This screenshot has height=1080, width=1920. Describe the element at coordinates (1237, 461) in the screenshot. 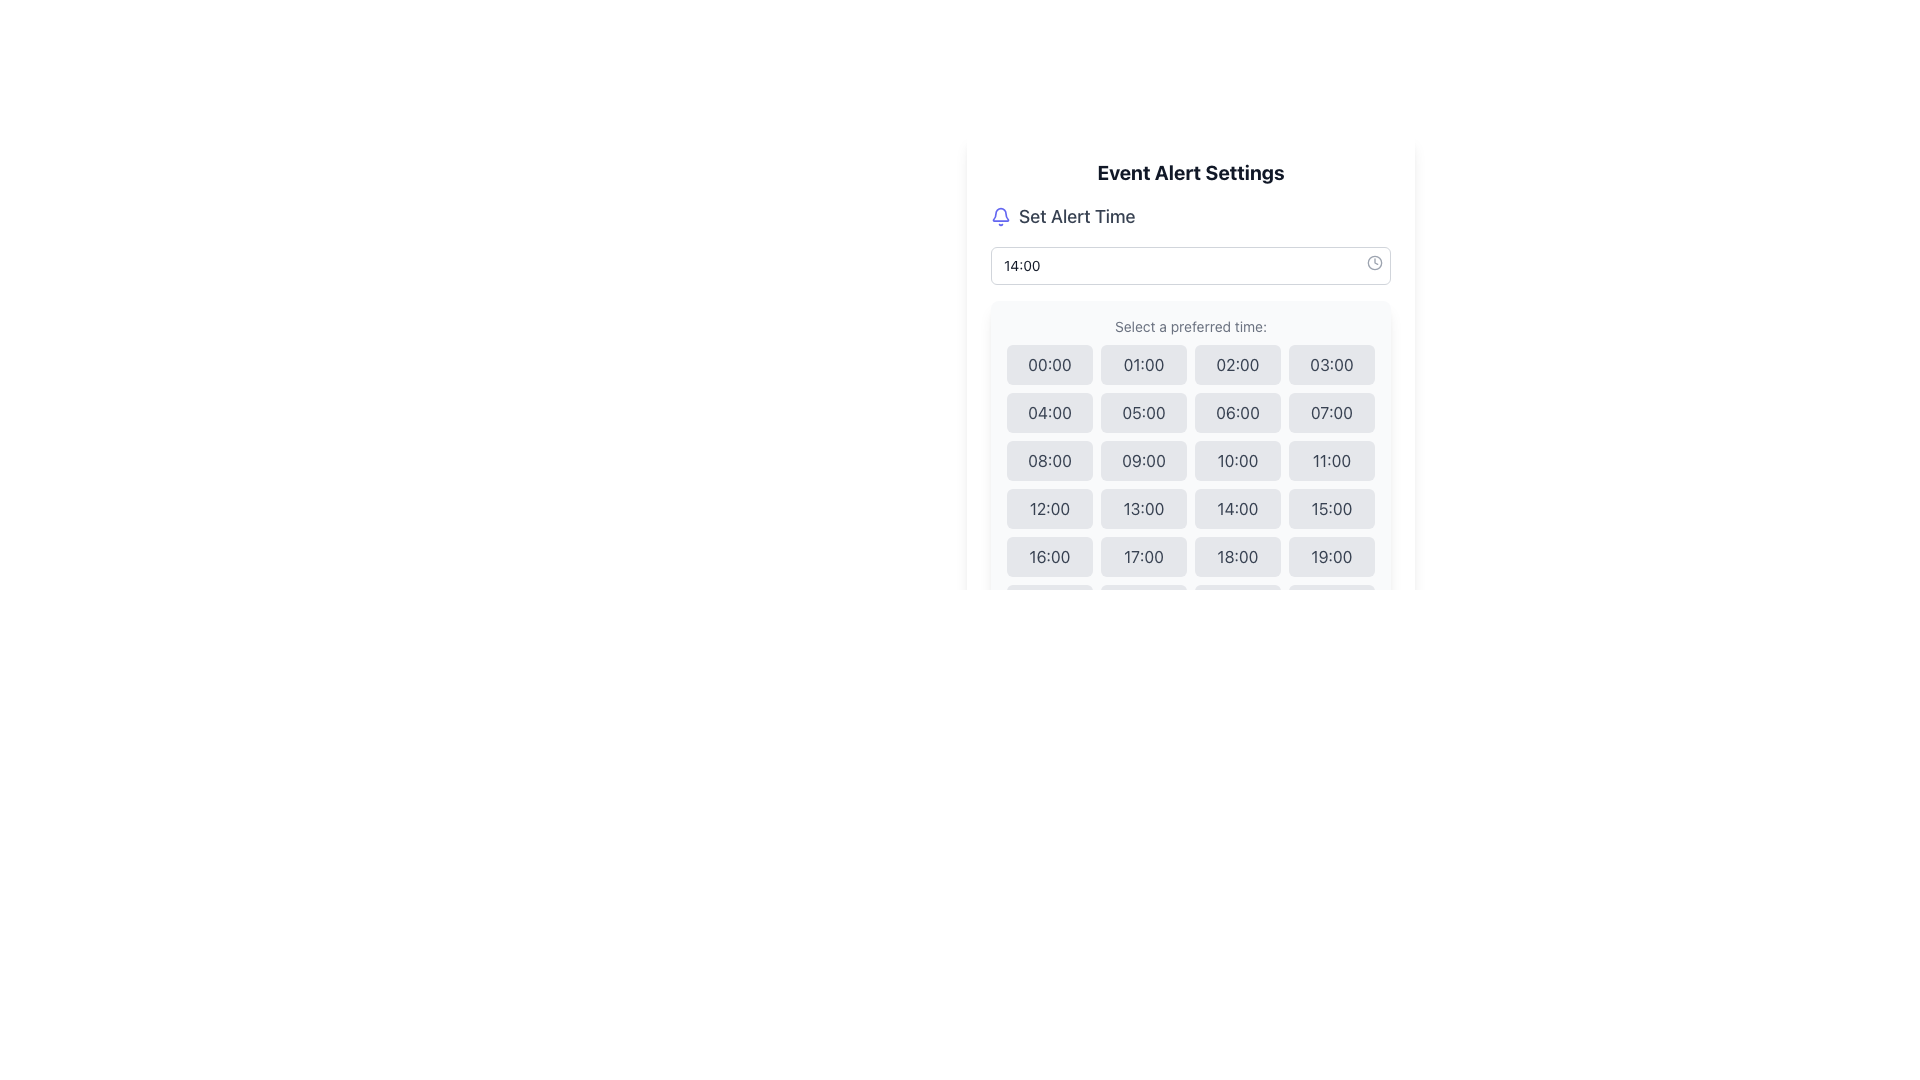

I see `the '10:00' button in the scheduling feature` at that location.